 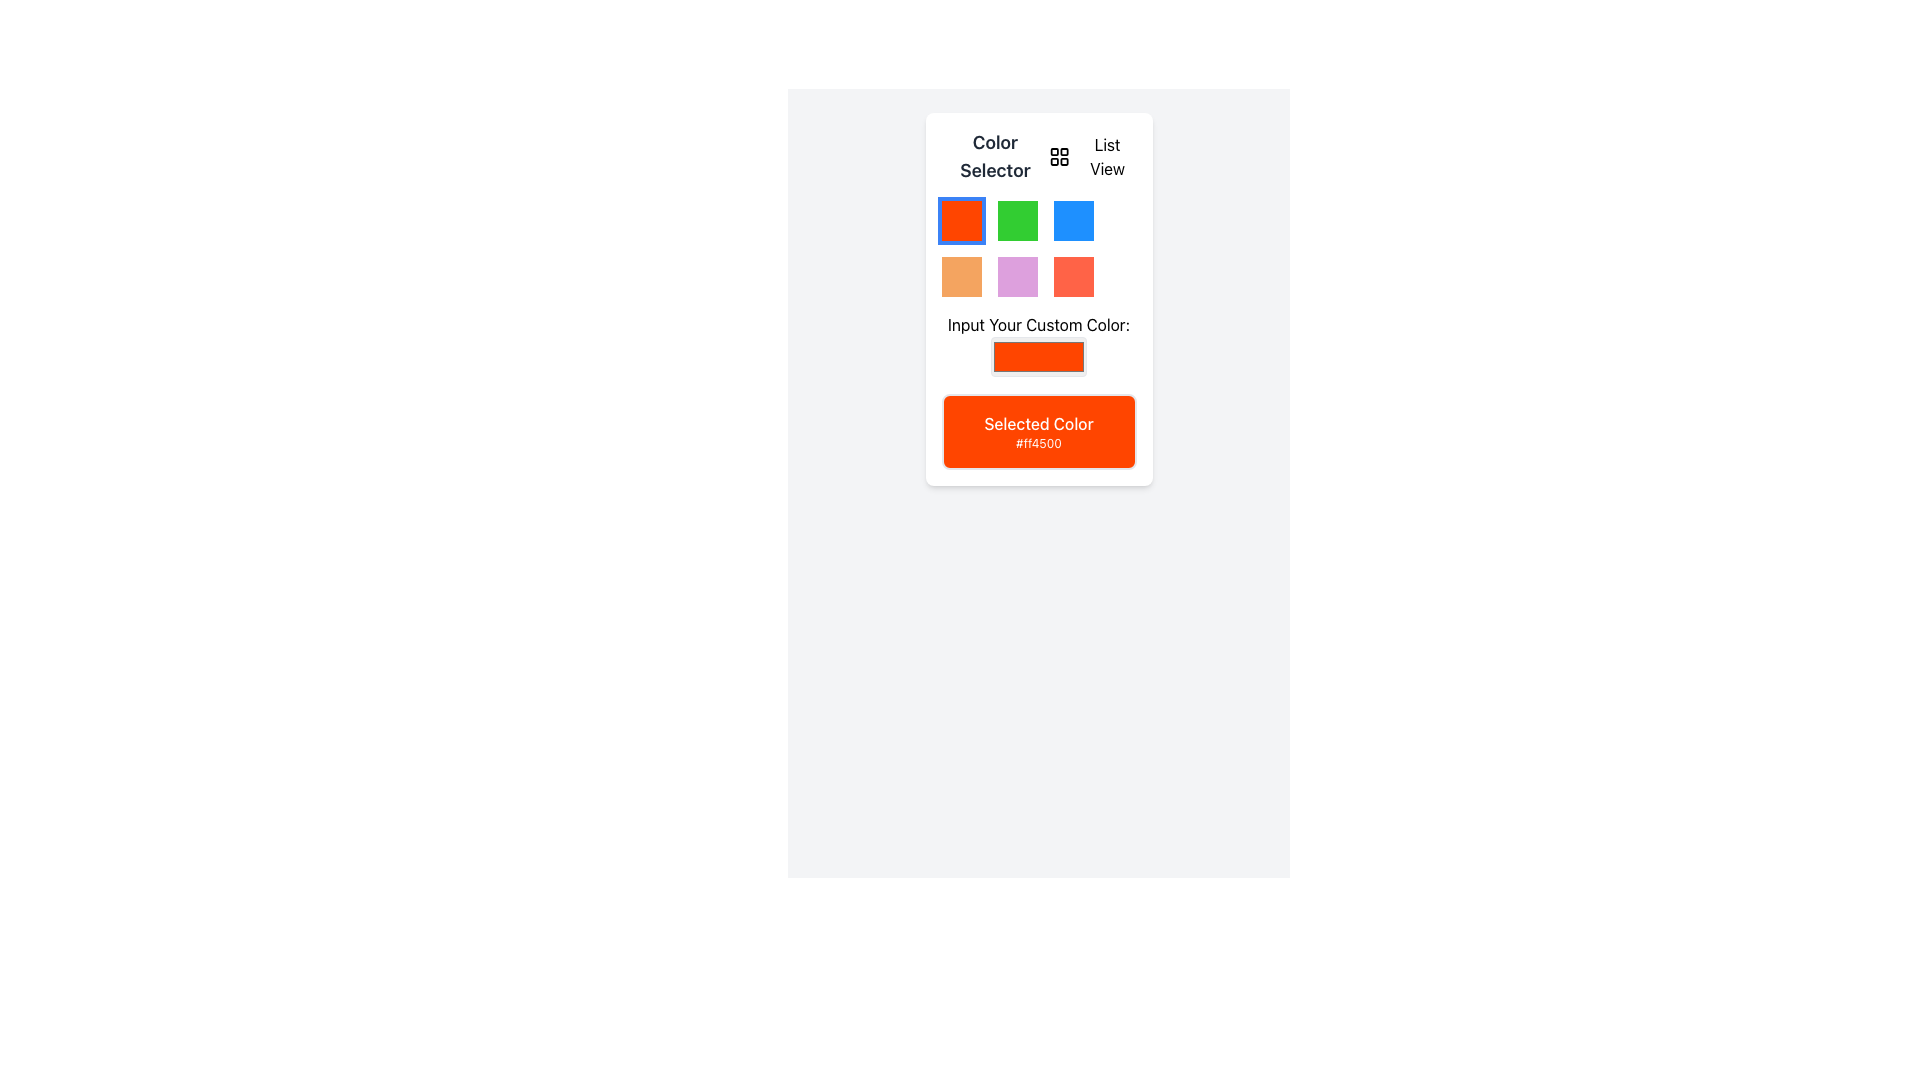 What do you see at coordinates (961, 277) in the screenshot?
I see `the interactive color selection tile with an orange background (#f4a460) located in the second row, fourth column of the color selection grid` at bounding box center [961, 277].